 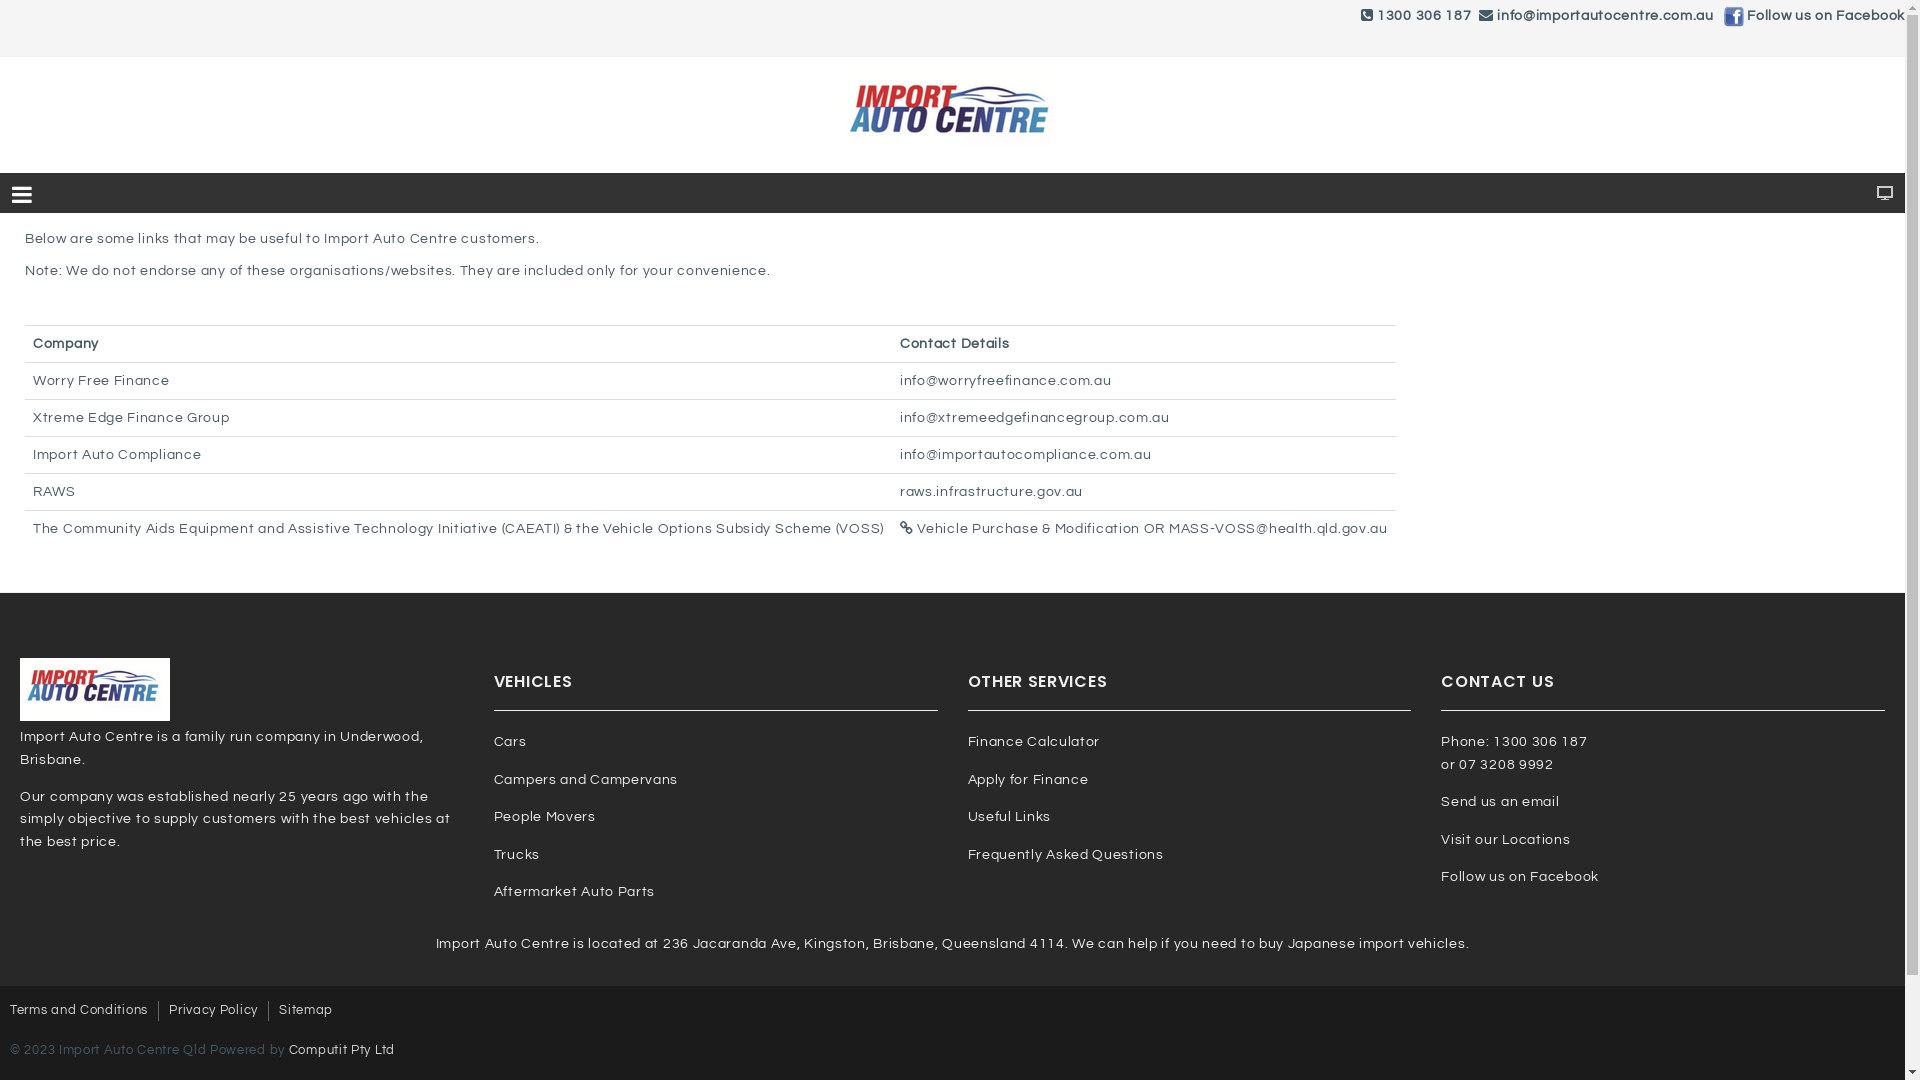 What do you see at coordinates (1009, 817) in the screenshot?
I see `'Useful Links'` at bounding box center [1009, 817].